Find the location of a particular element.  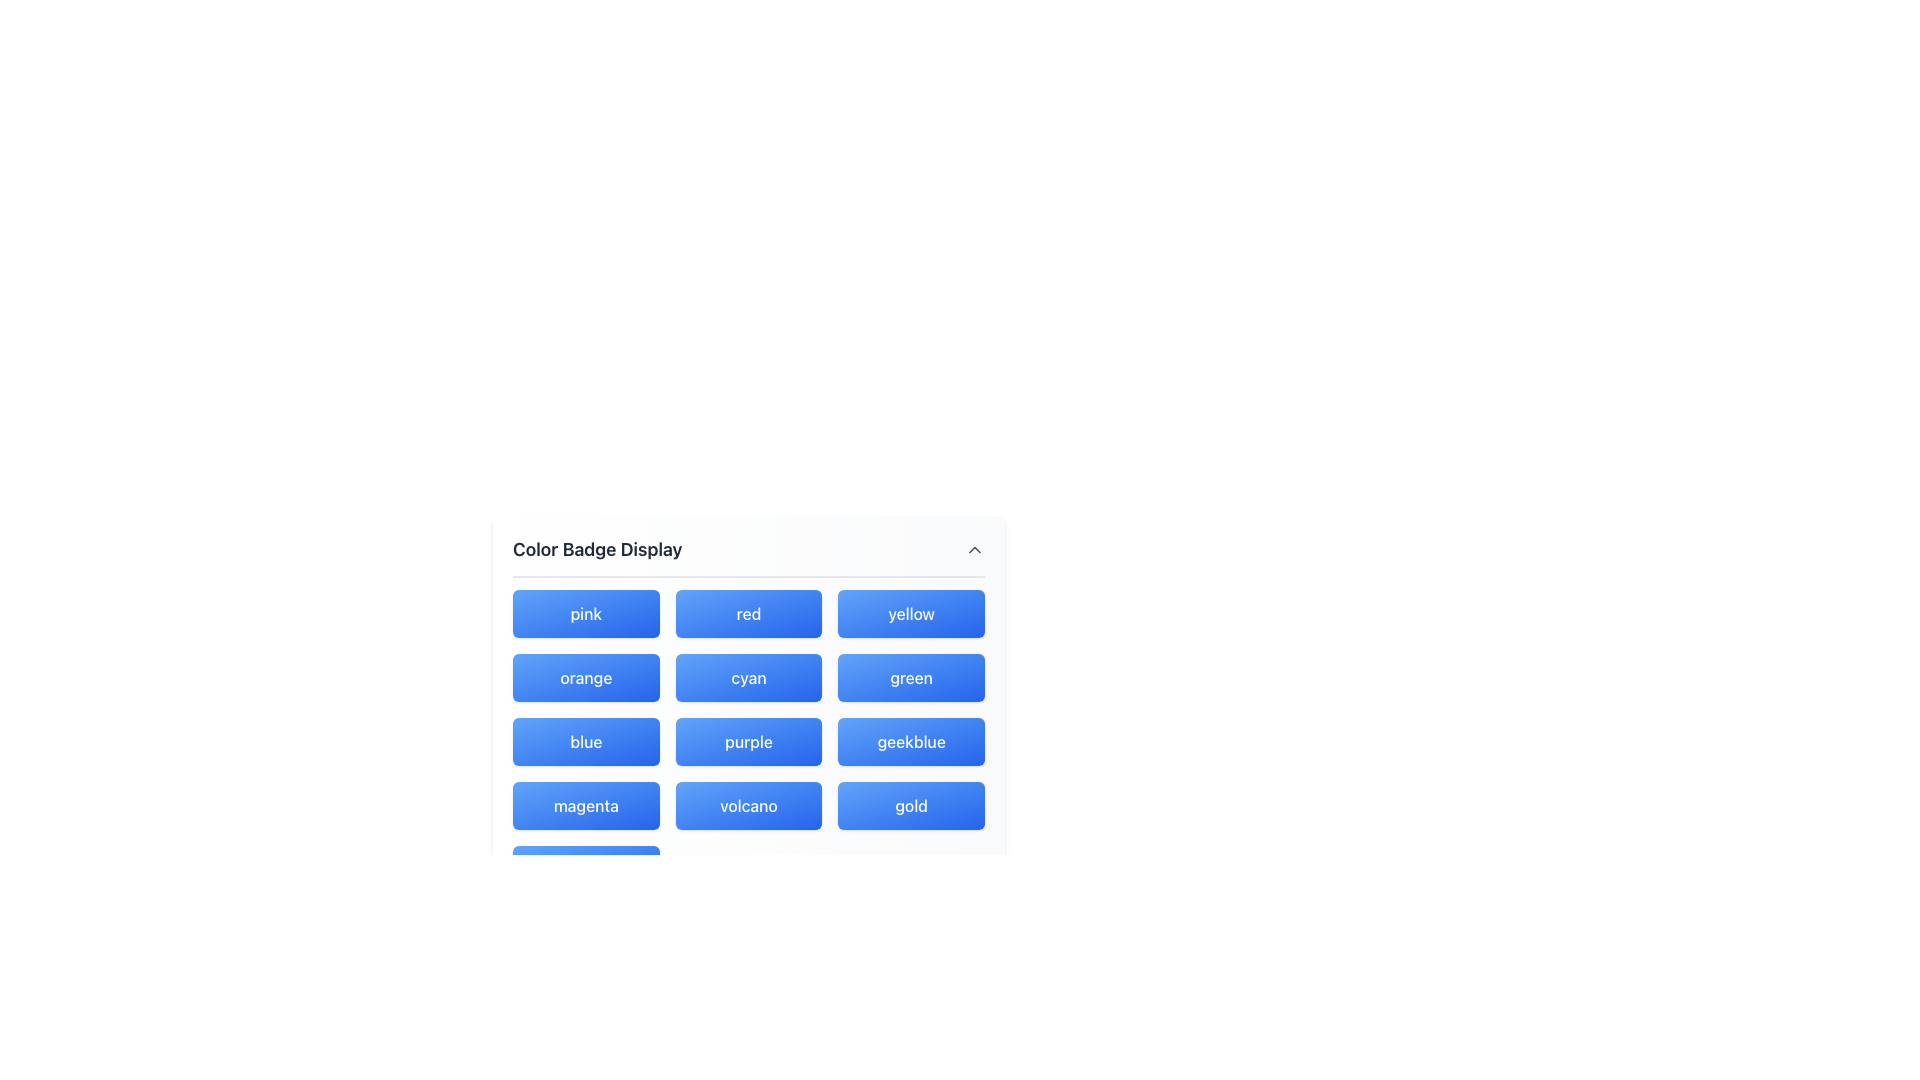

the purple color selection button located in the middle of the third row of the grid layout, which is positioned below the blue and cyan buttons, and above the volcano and gold buttons is located at coordinates (747, 741).